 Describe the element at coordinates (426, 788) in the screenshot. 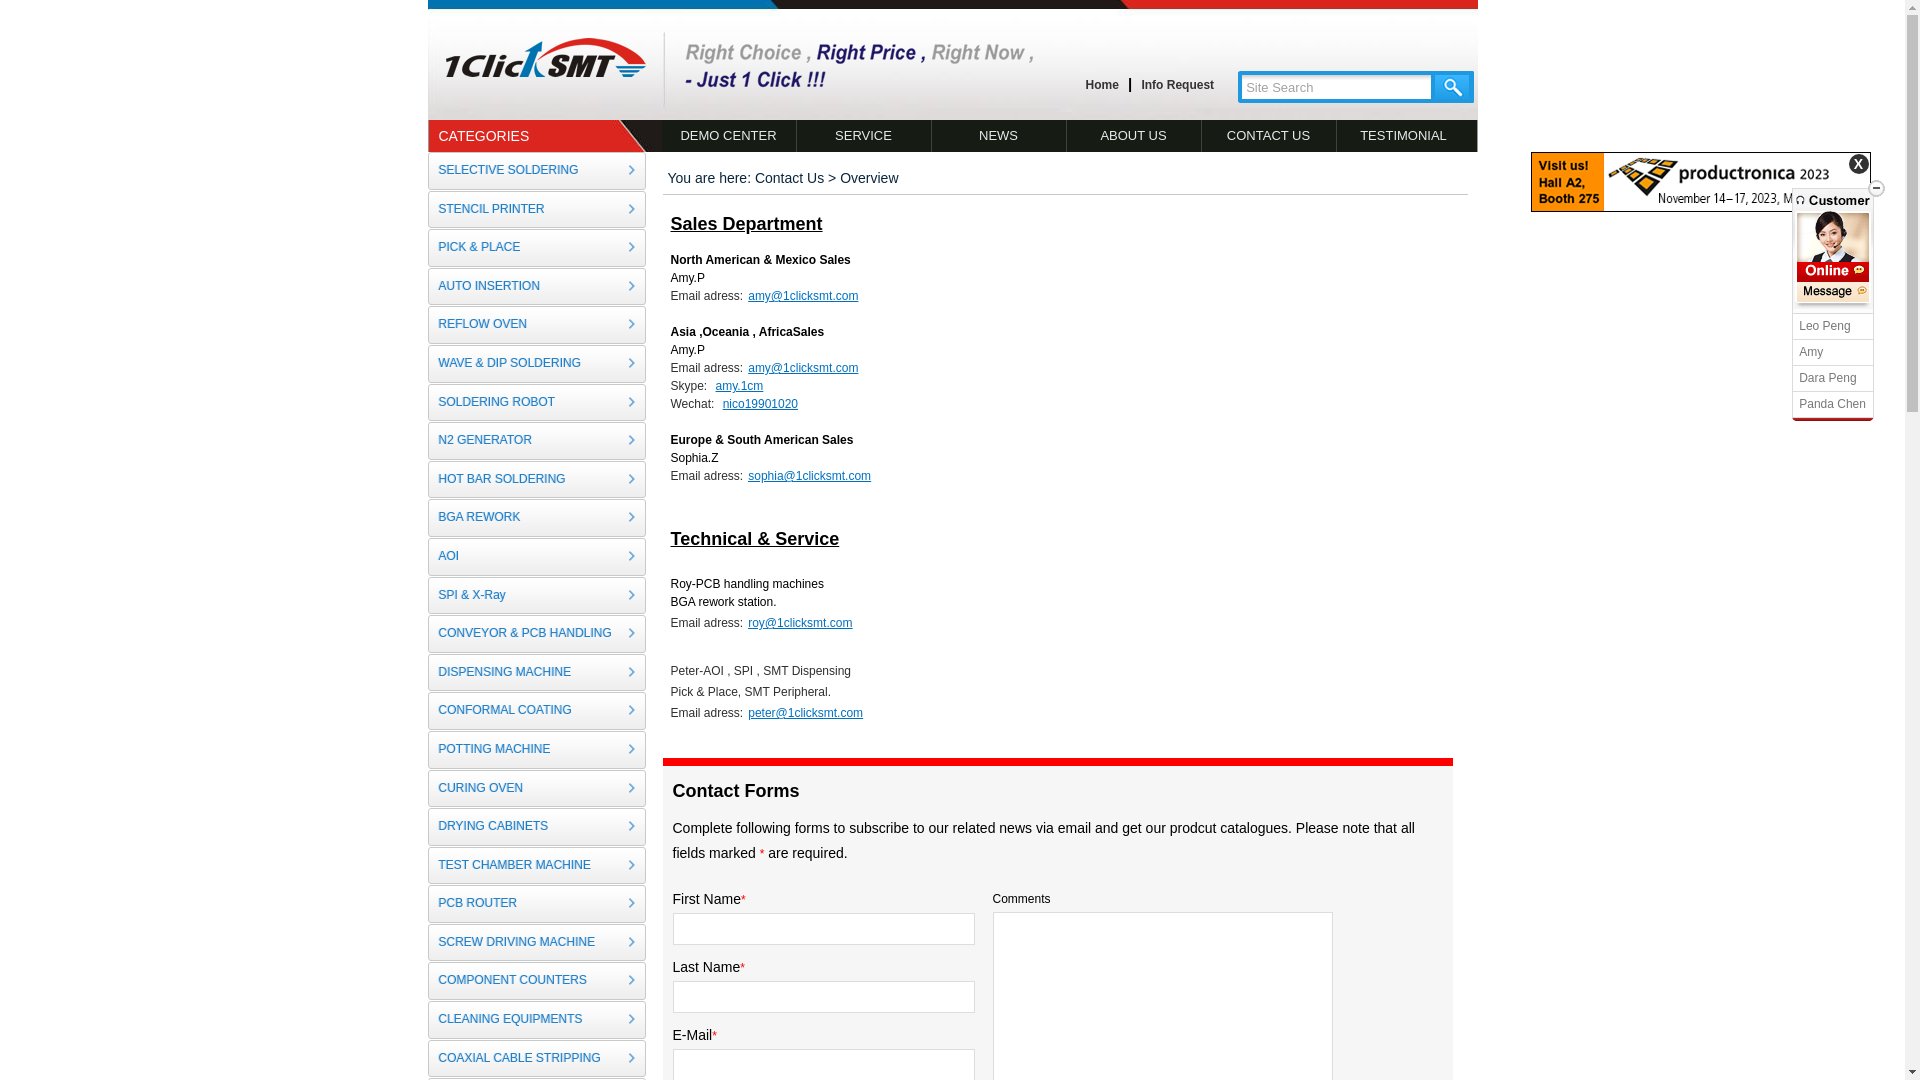

I see `'CURING OVEN'` at that location.